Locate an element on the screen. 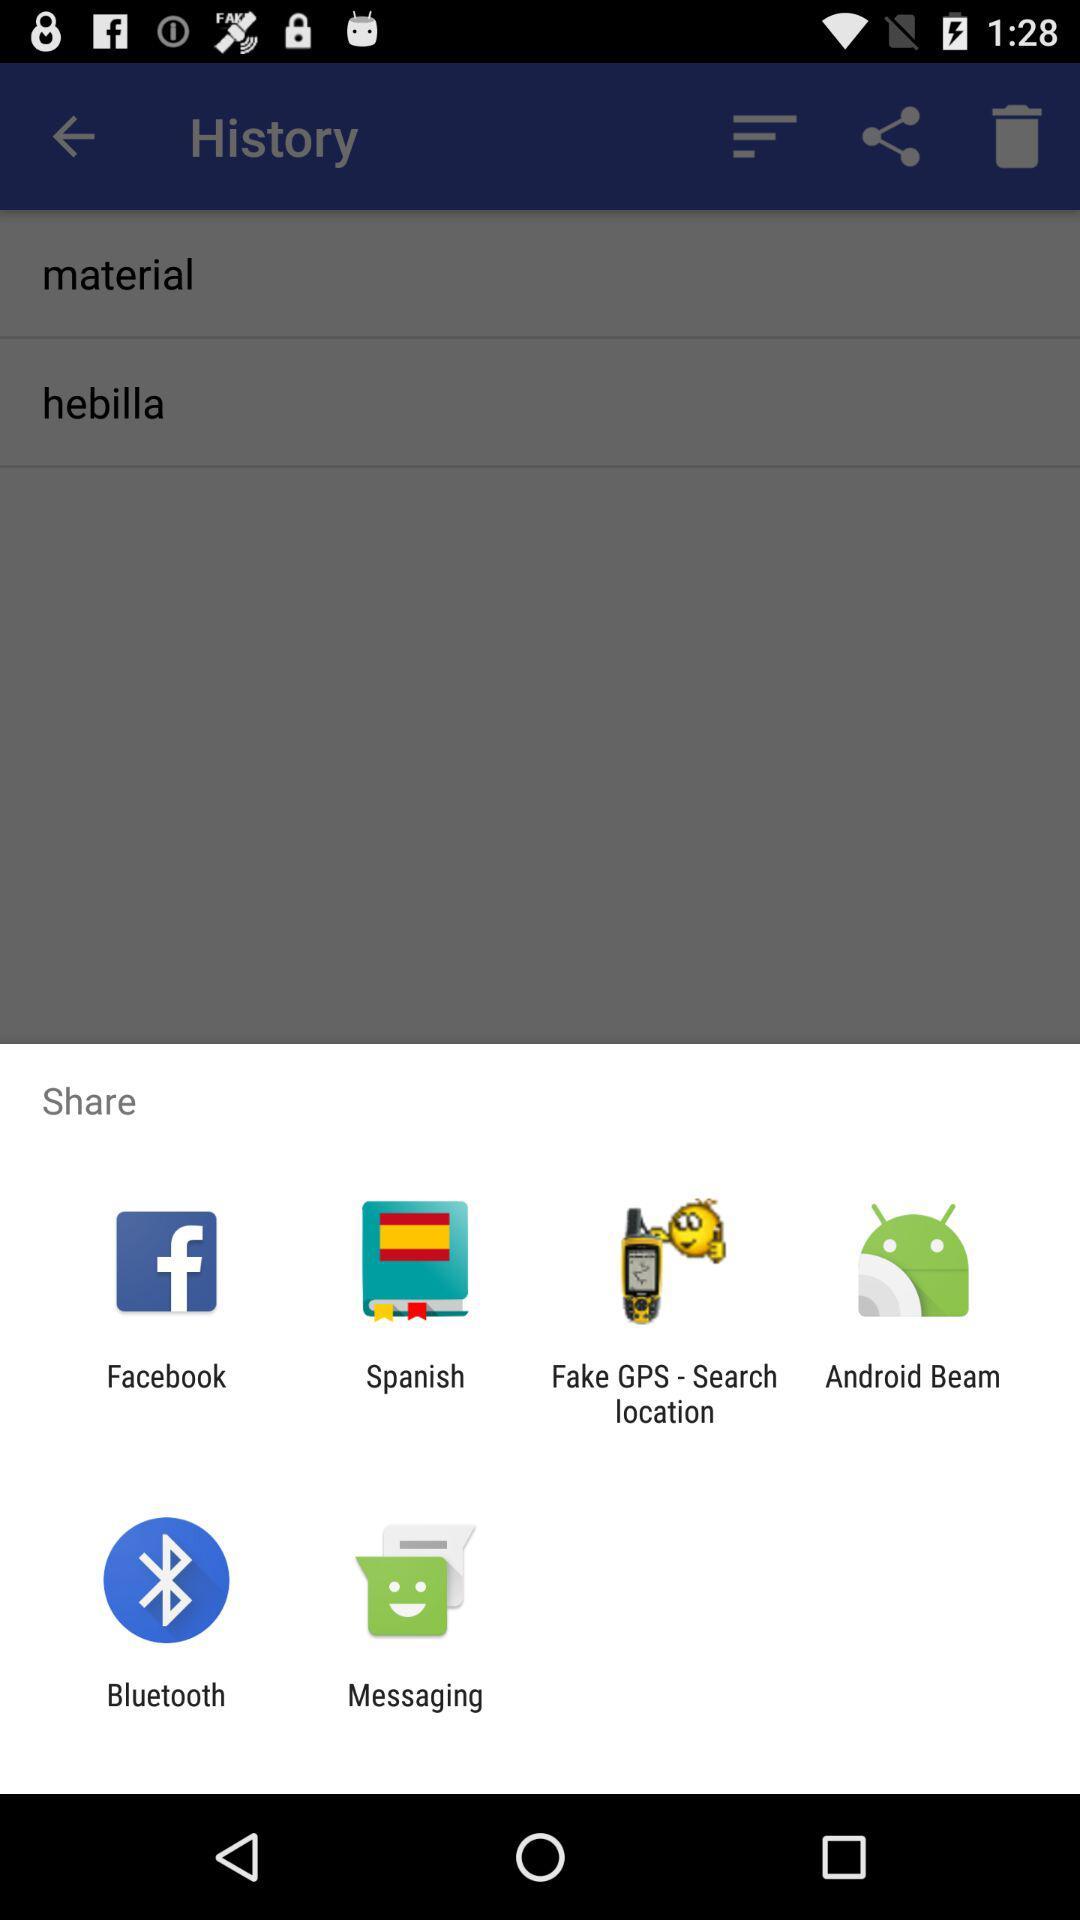  the android beam at the bottom right corner is located at coordinates (913, 1392).